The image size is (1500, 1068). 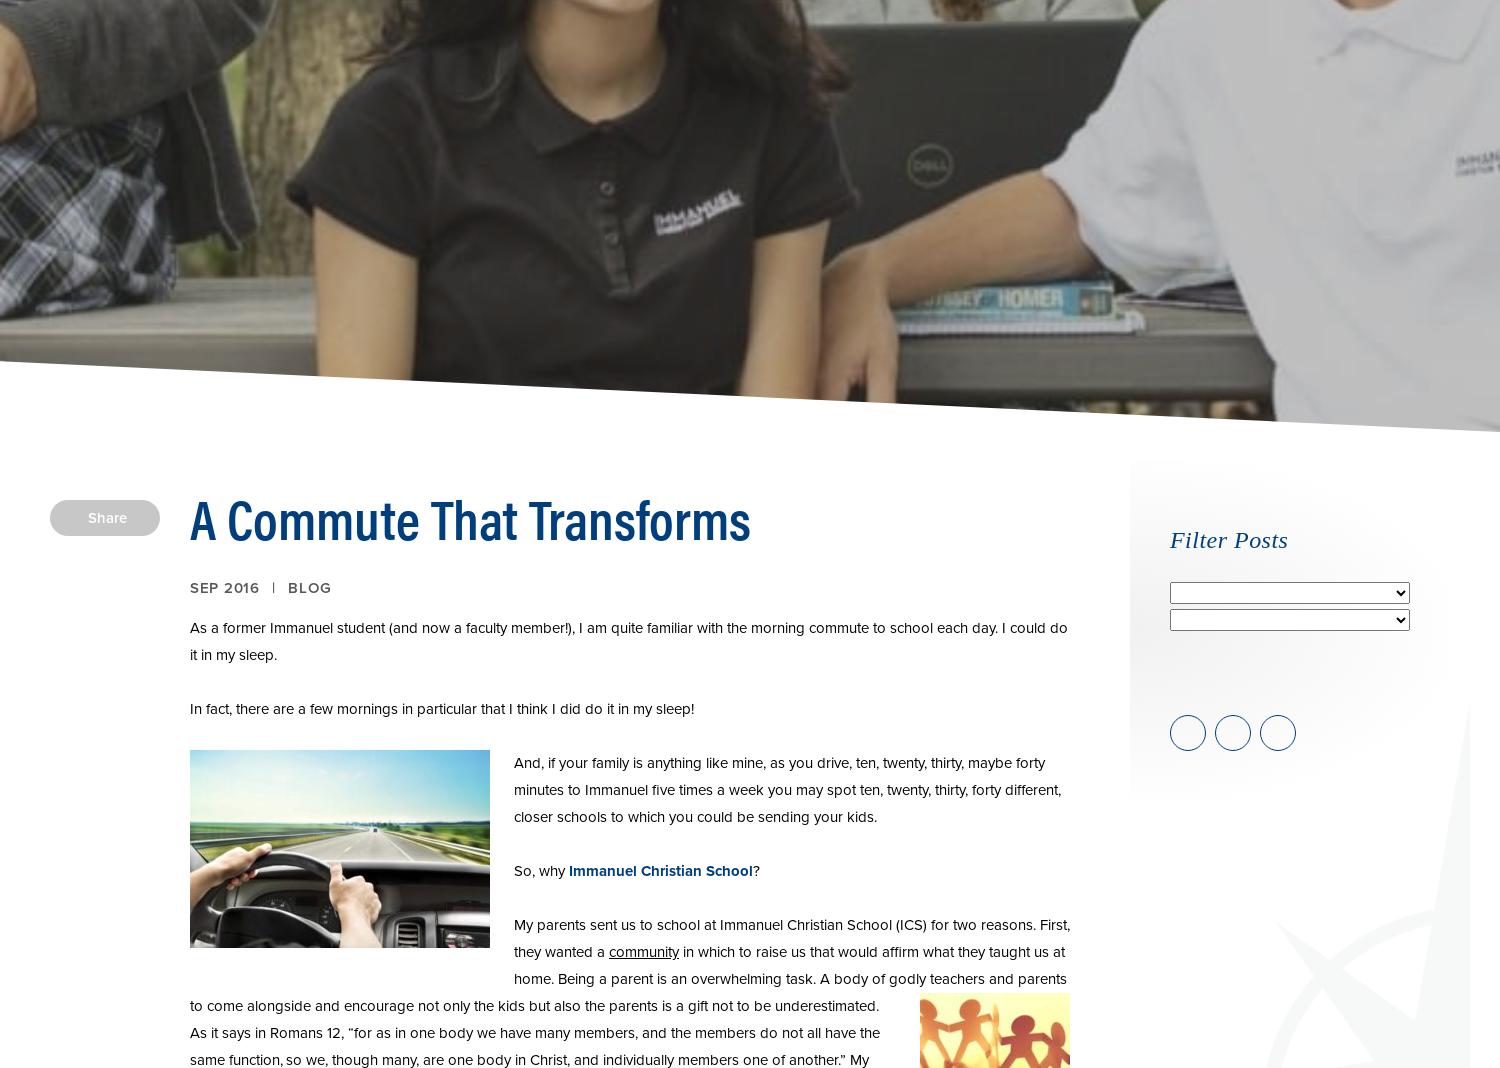 I want to click on 'Sep 2016', so click(x=222, y=585).